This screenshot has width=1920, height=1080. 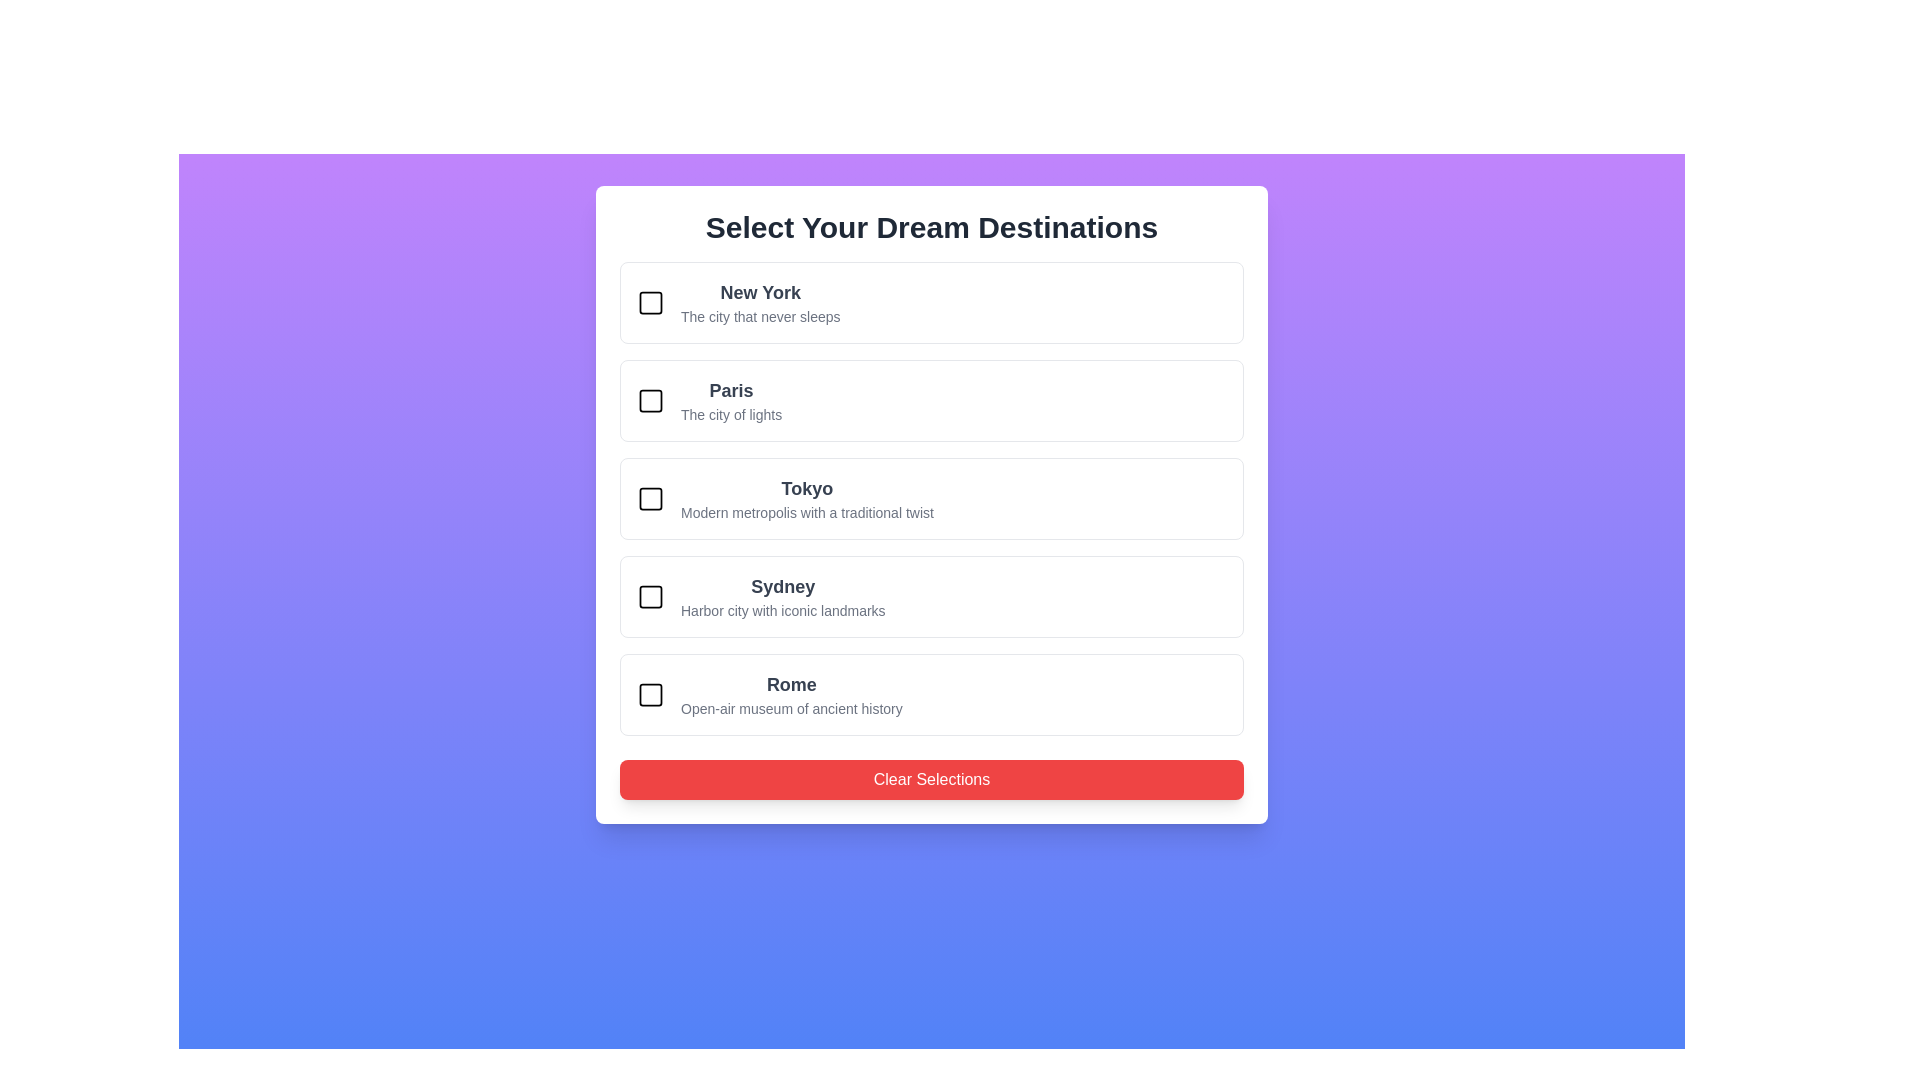 I want to click on the city card for Sydney, so click(x=930, y=596).